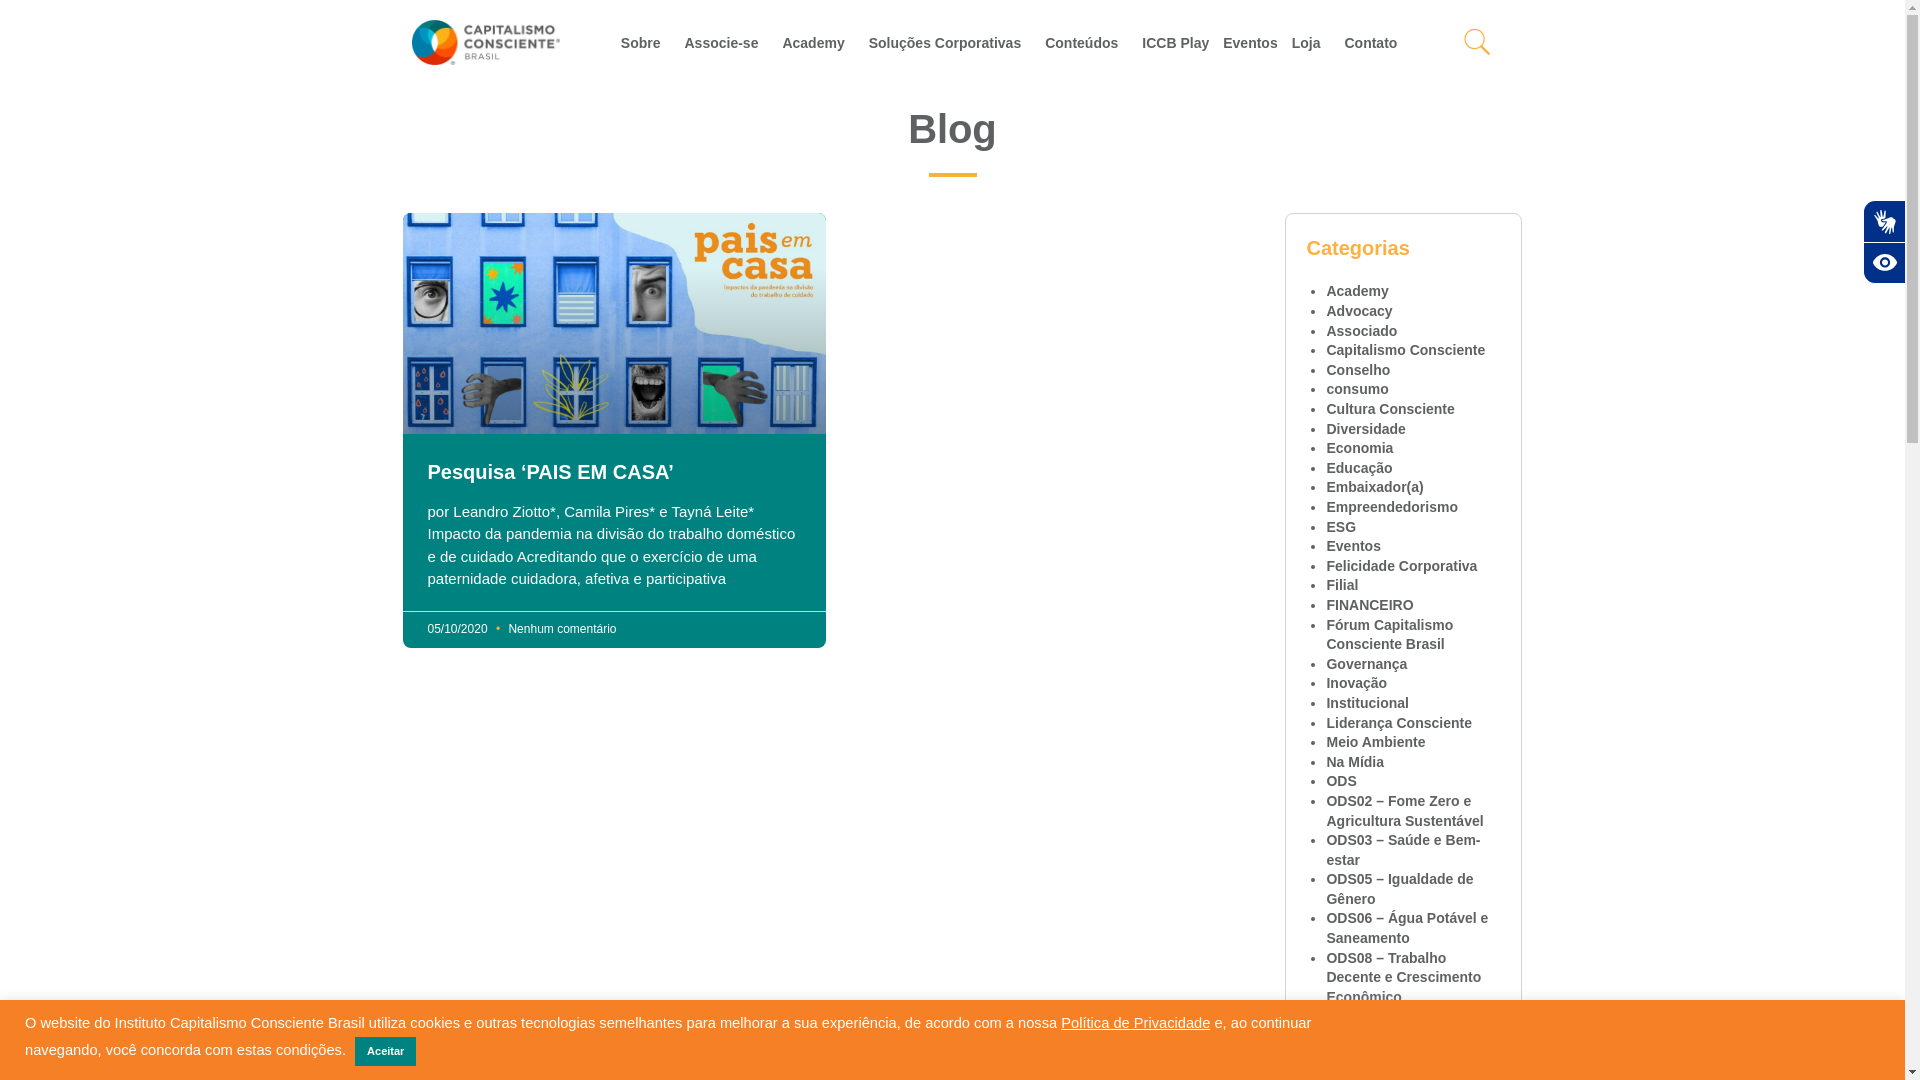 The width and height of the screenshot is (1920, 1080). What do you see at coordinates (1400, 566) in the screenshot?
I see `'Felicidade Corporativa'` at bounding box center [1400, 566].